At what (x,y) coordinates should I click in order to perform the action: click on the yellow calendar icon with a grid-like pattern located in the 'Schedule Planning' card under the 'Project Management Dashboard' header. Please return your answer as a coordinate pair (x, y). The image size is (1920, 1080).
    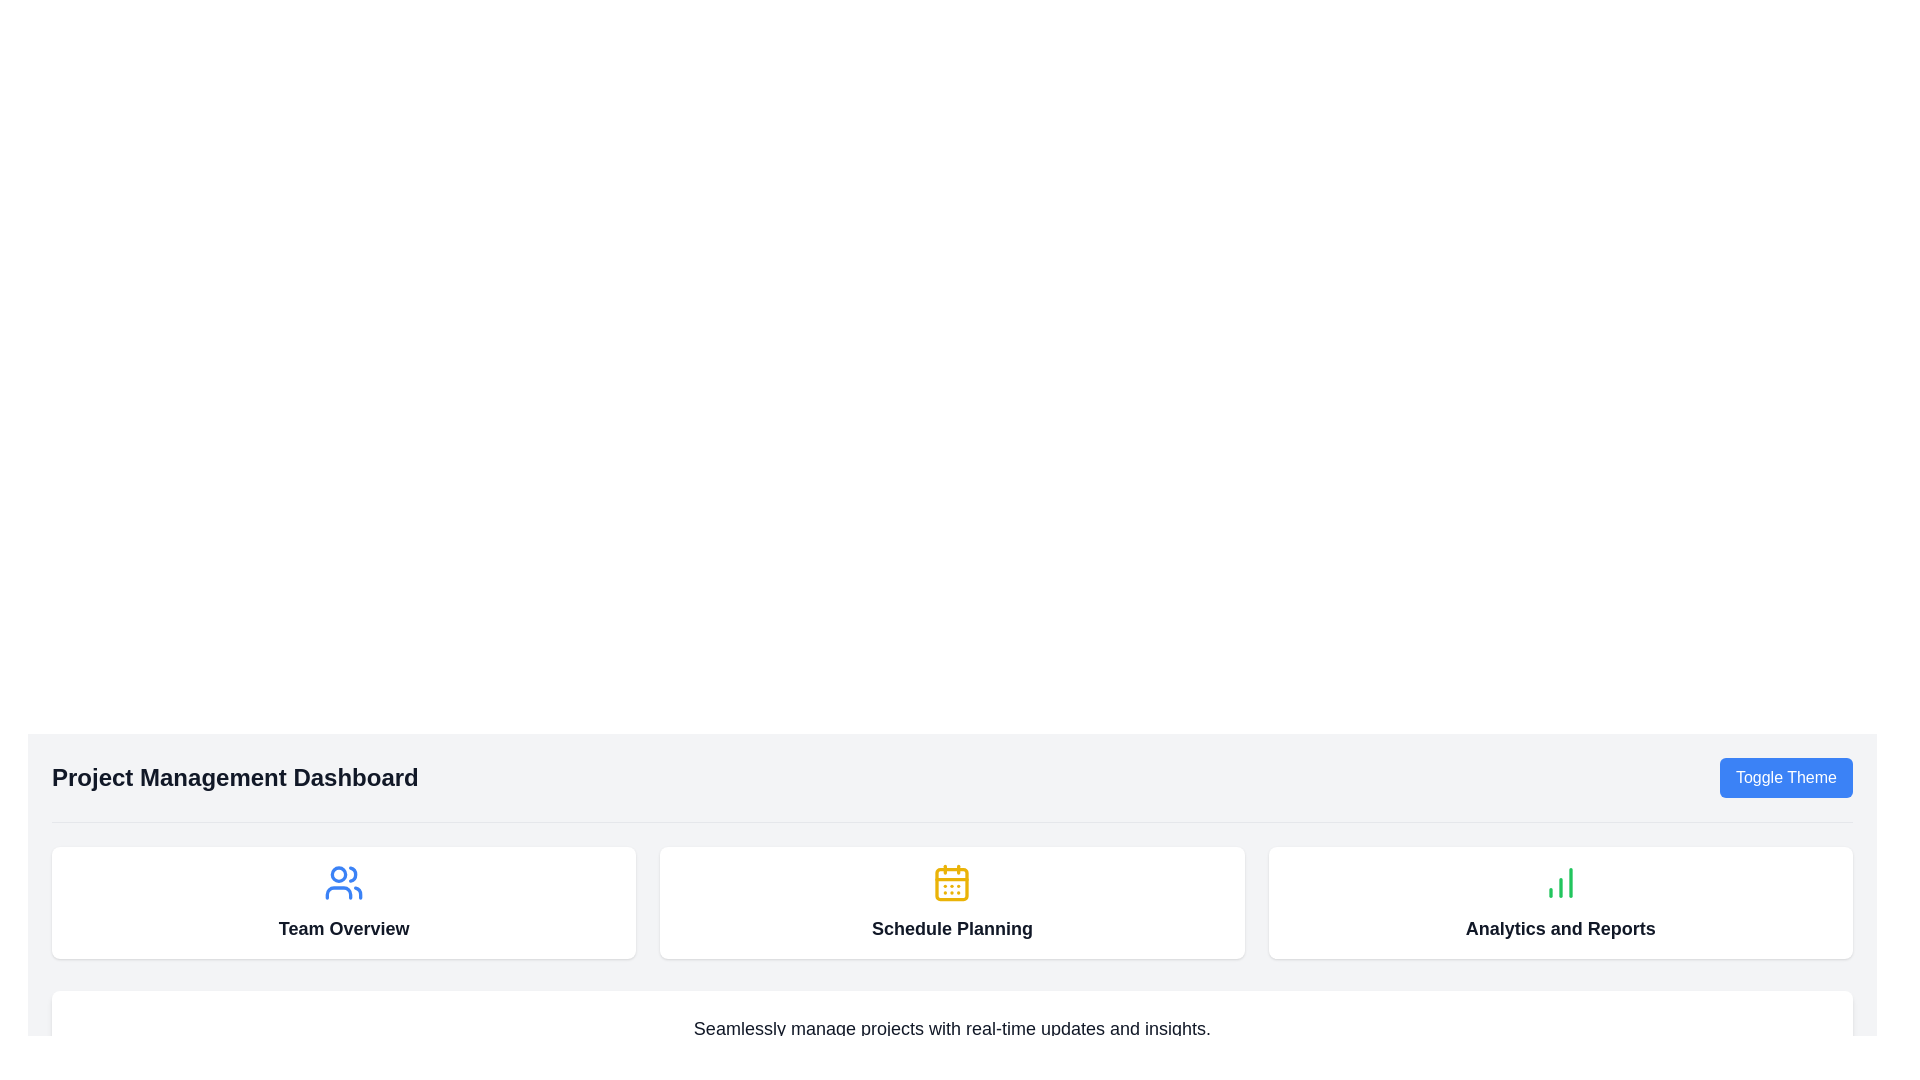
    Looking at the image, I should click on (951, 882).